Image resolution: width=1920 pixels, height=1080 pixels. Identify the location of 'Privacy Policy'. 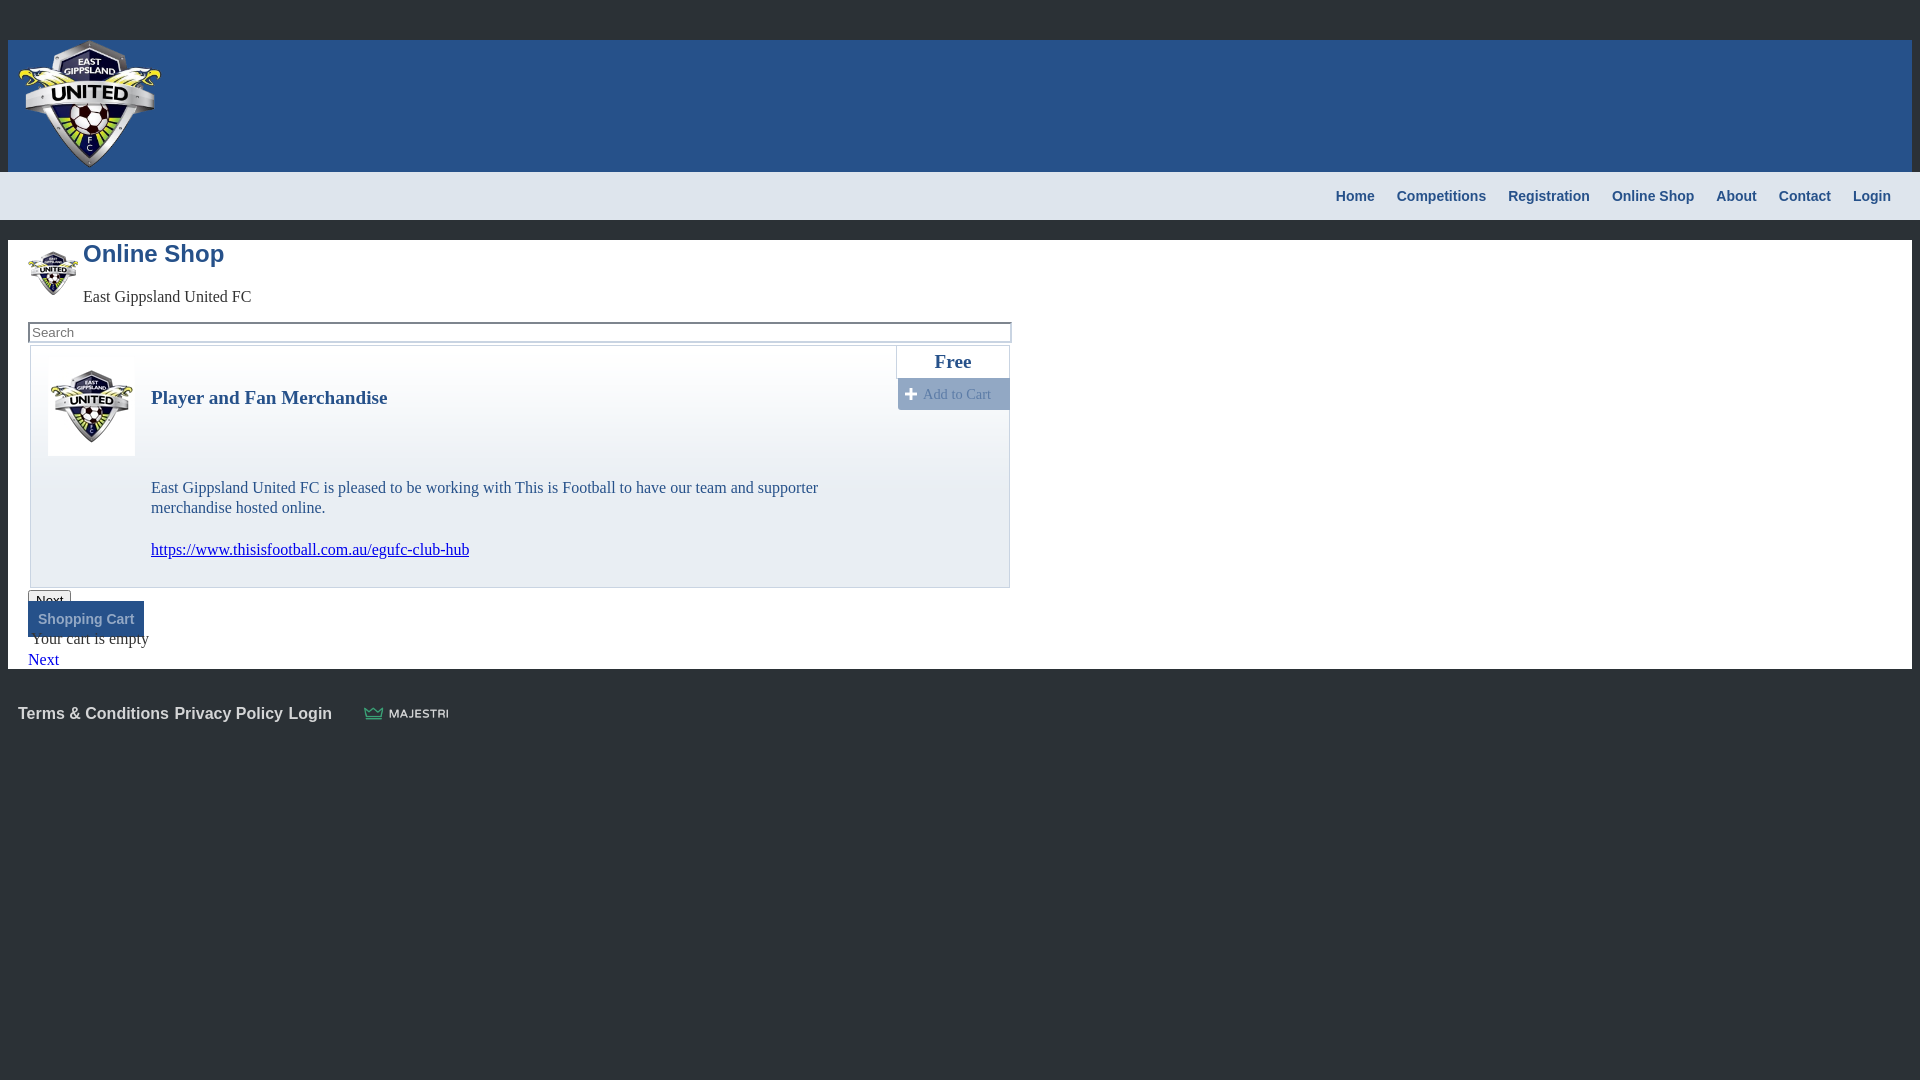
(228, 712).